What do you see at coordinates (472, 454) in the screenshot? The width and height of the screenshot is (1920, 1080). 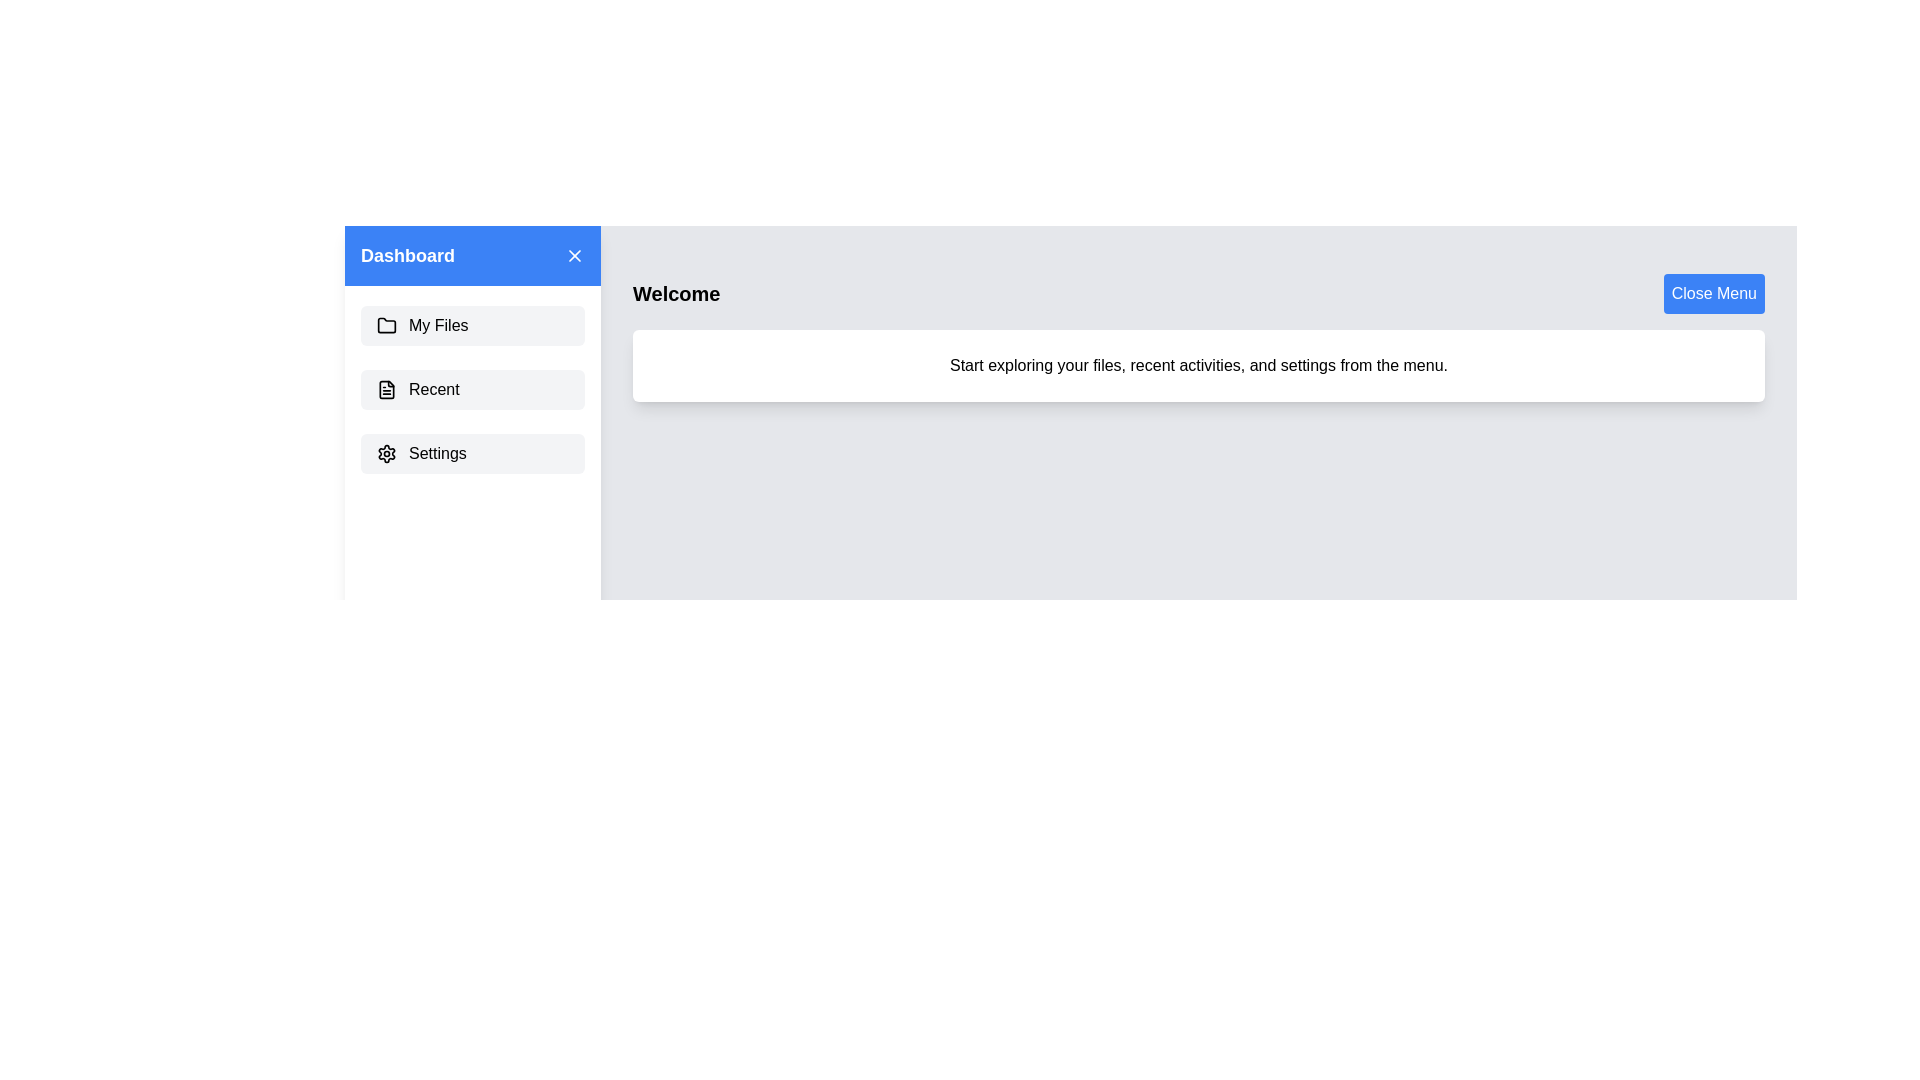 I see `the menu item Settings to observe the hover effect` at bounding box center [472, 454].